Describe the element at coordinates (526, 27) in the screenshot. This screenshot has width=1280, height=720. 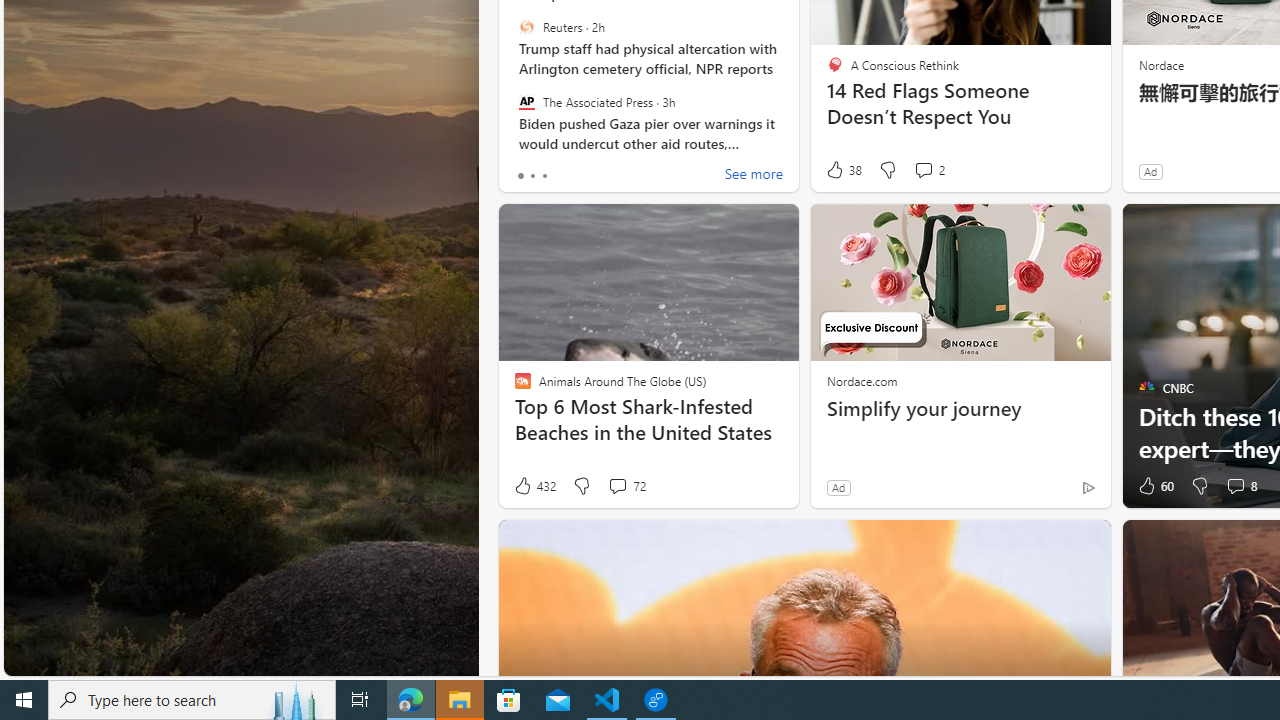
I see `'Reuters'` at that location.